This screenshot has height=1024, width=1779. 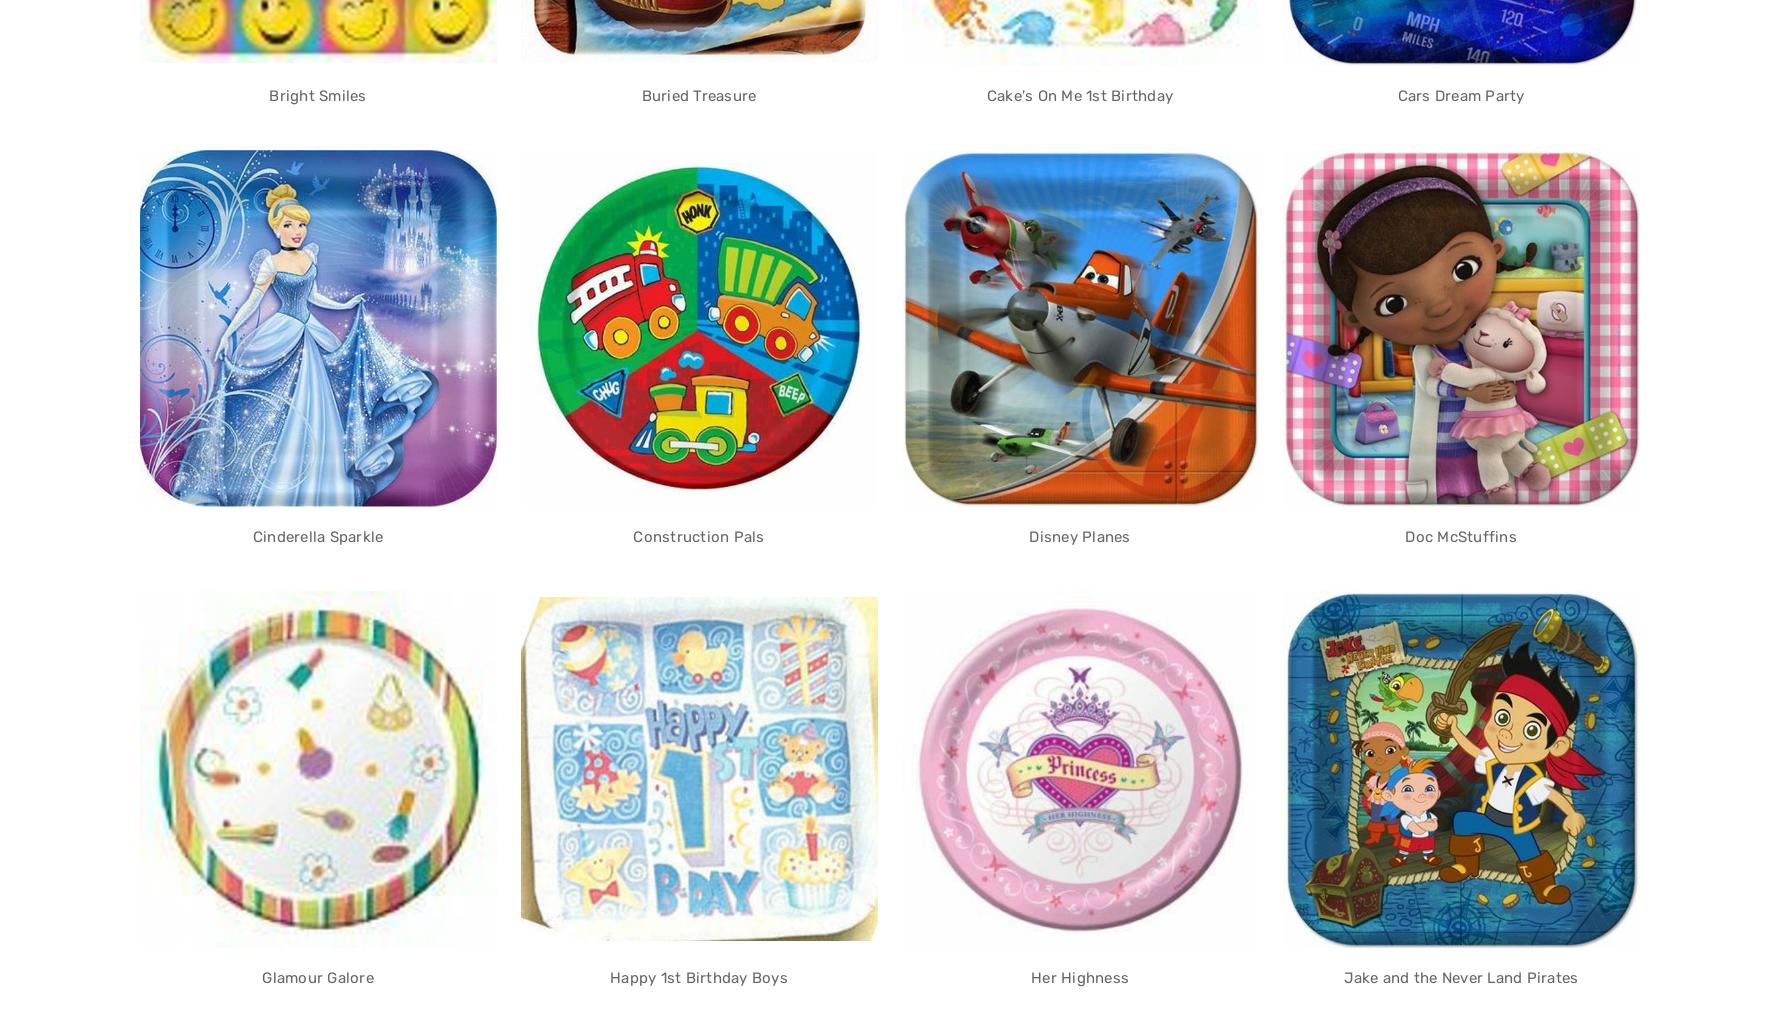 What do you see at coordinates (1079, 976) in the screenshot?
I see `'Her Highness'` at bounding box center [1079, 976].